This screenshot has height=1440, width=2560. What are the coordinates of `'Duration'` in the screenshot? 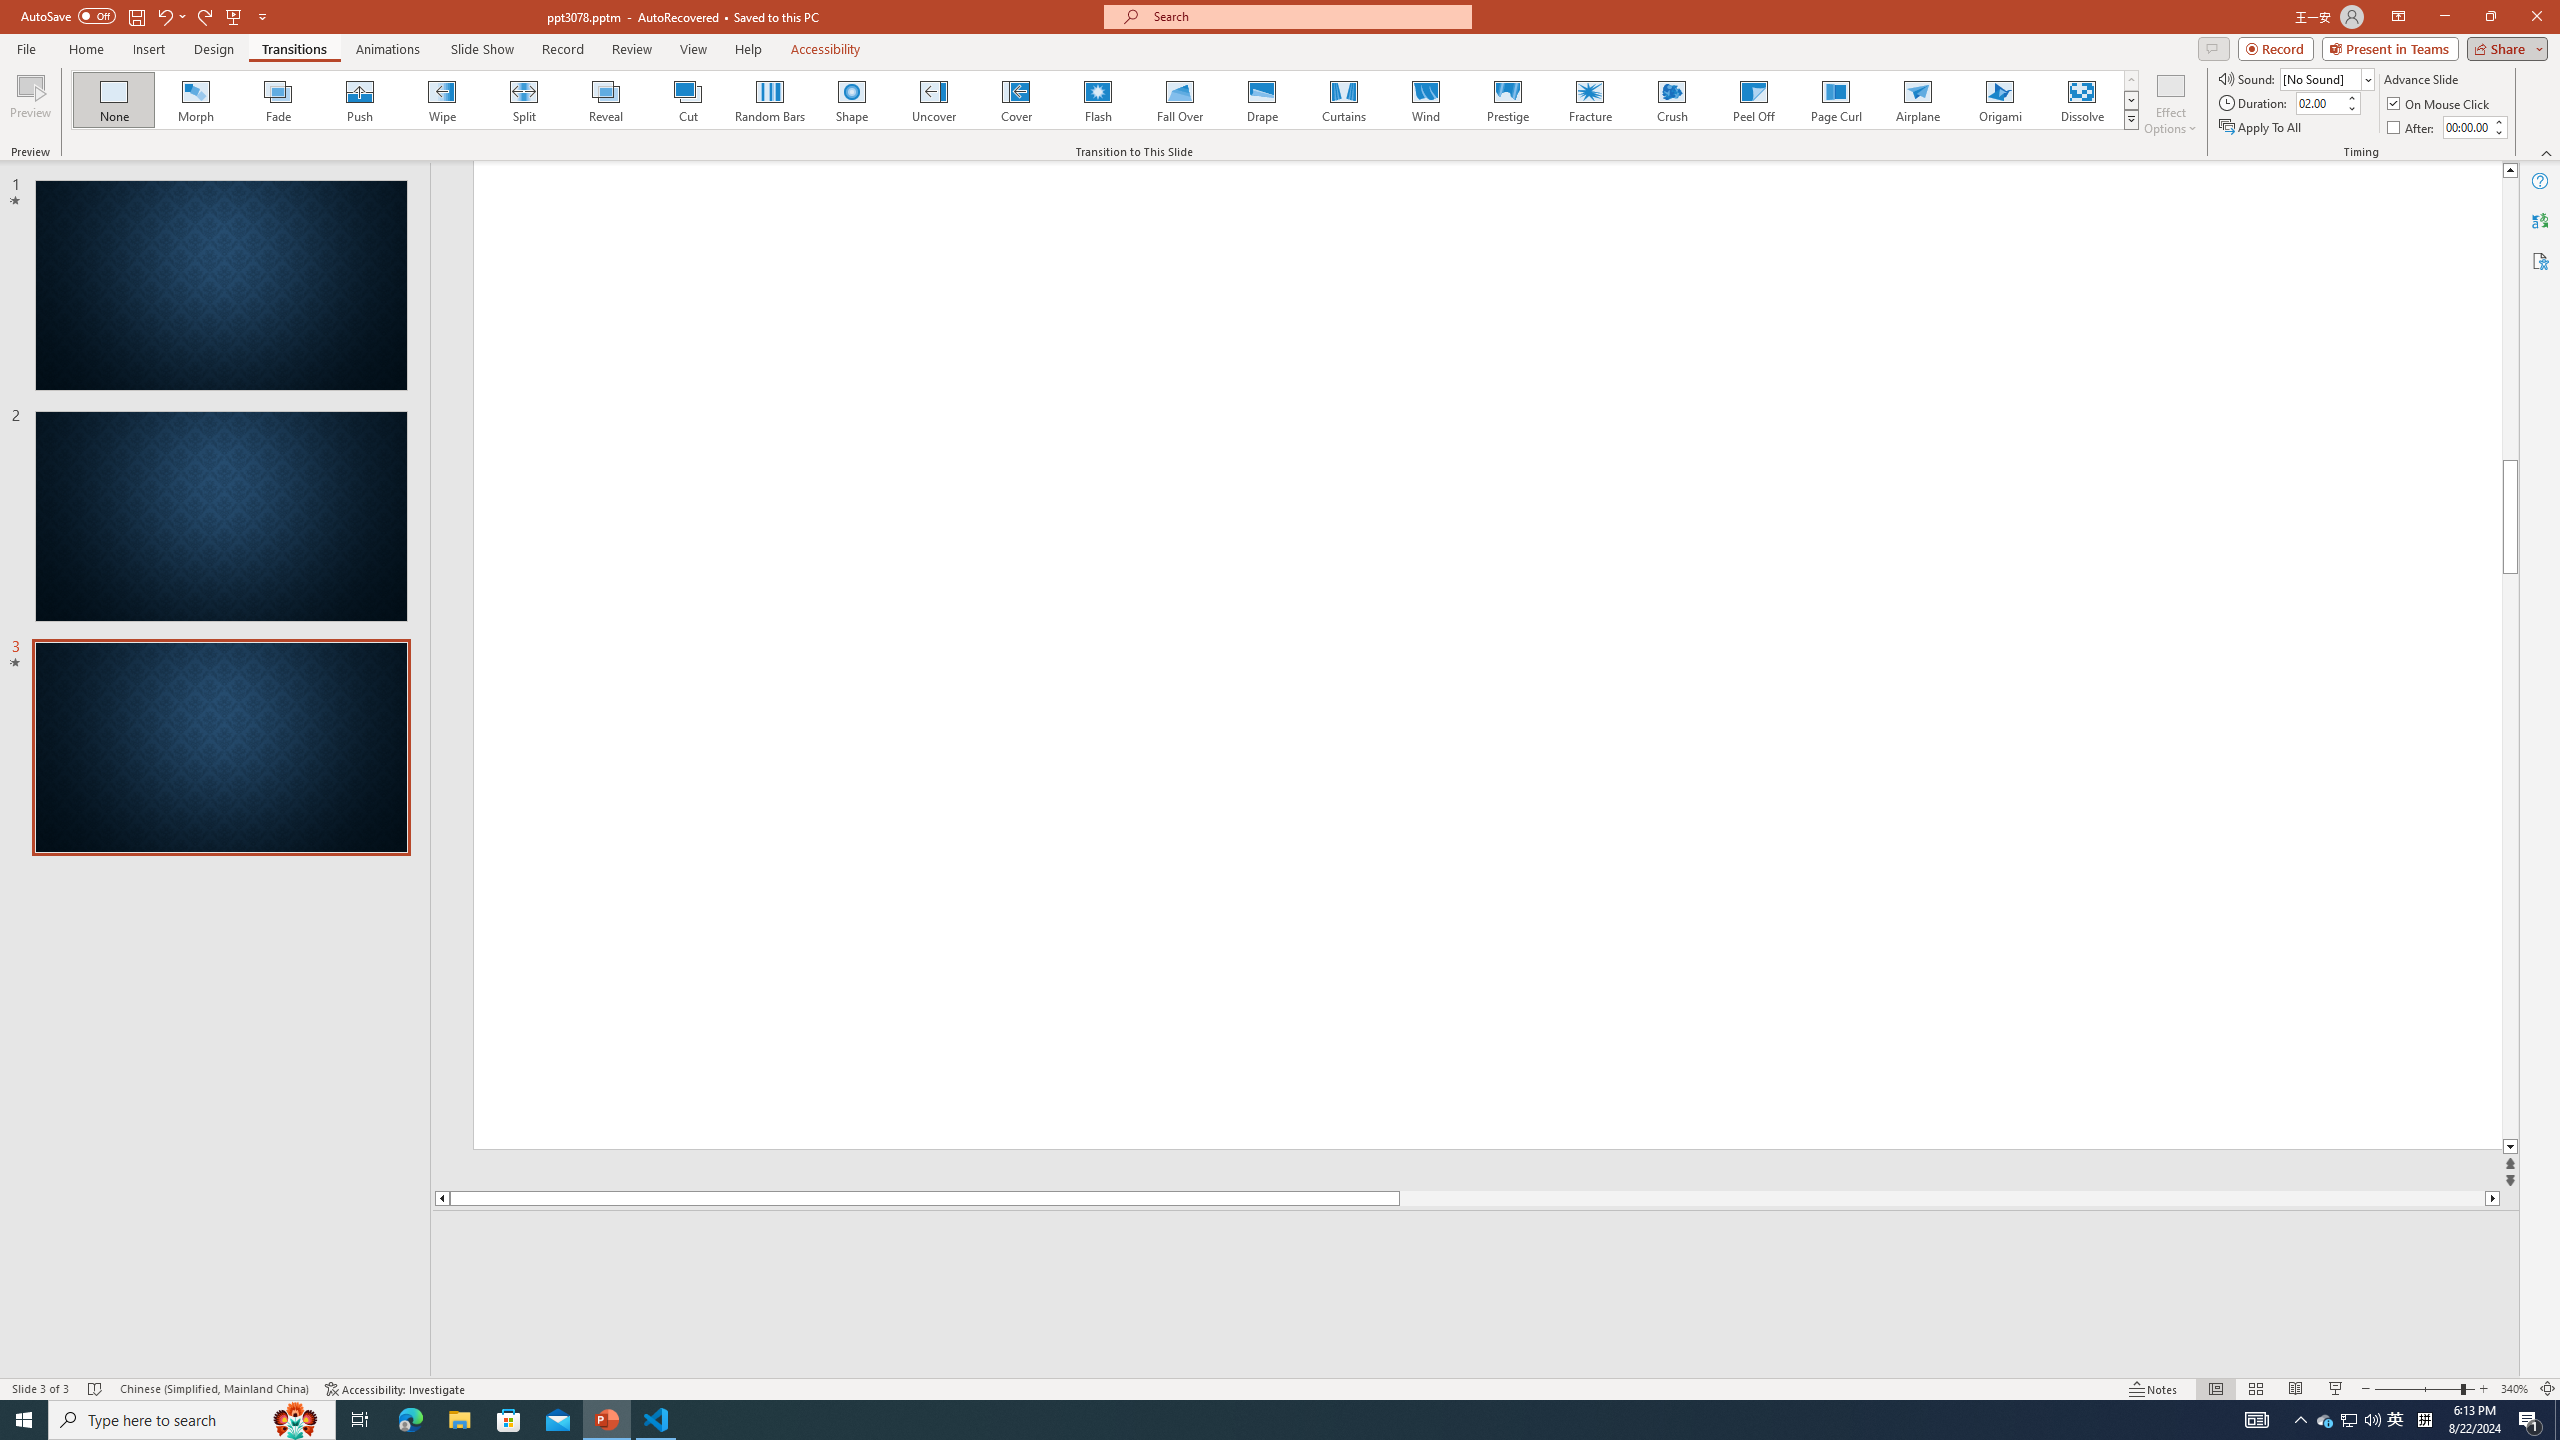 It's located at (2319, 102).